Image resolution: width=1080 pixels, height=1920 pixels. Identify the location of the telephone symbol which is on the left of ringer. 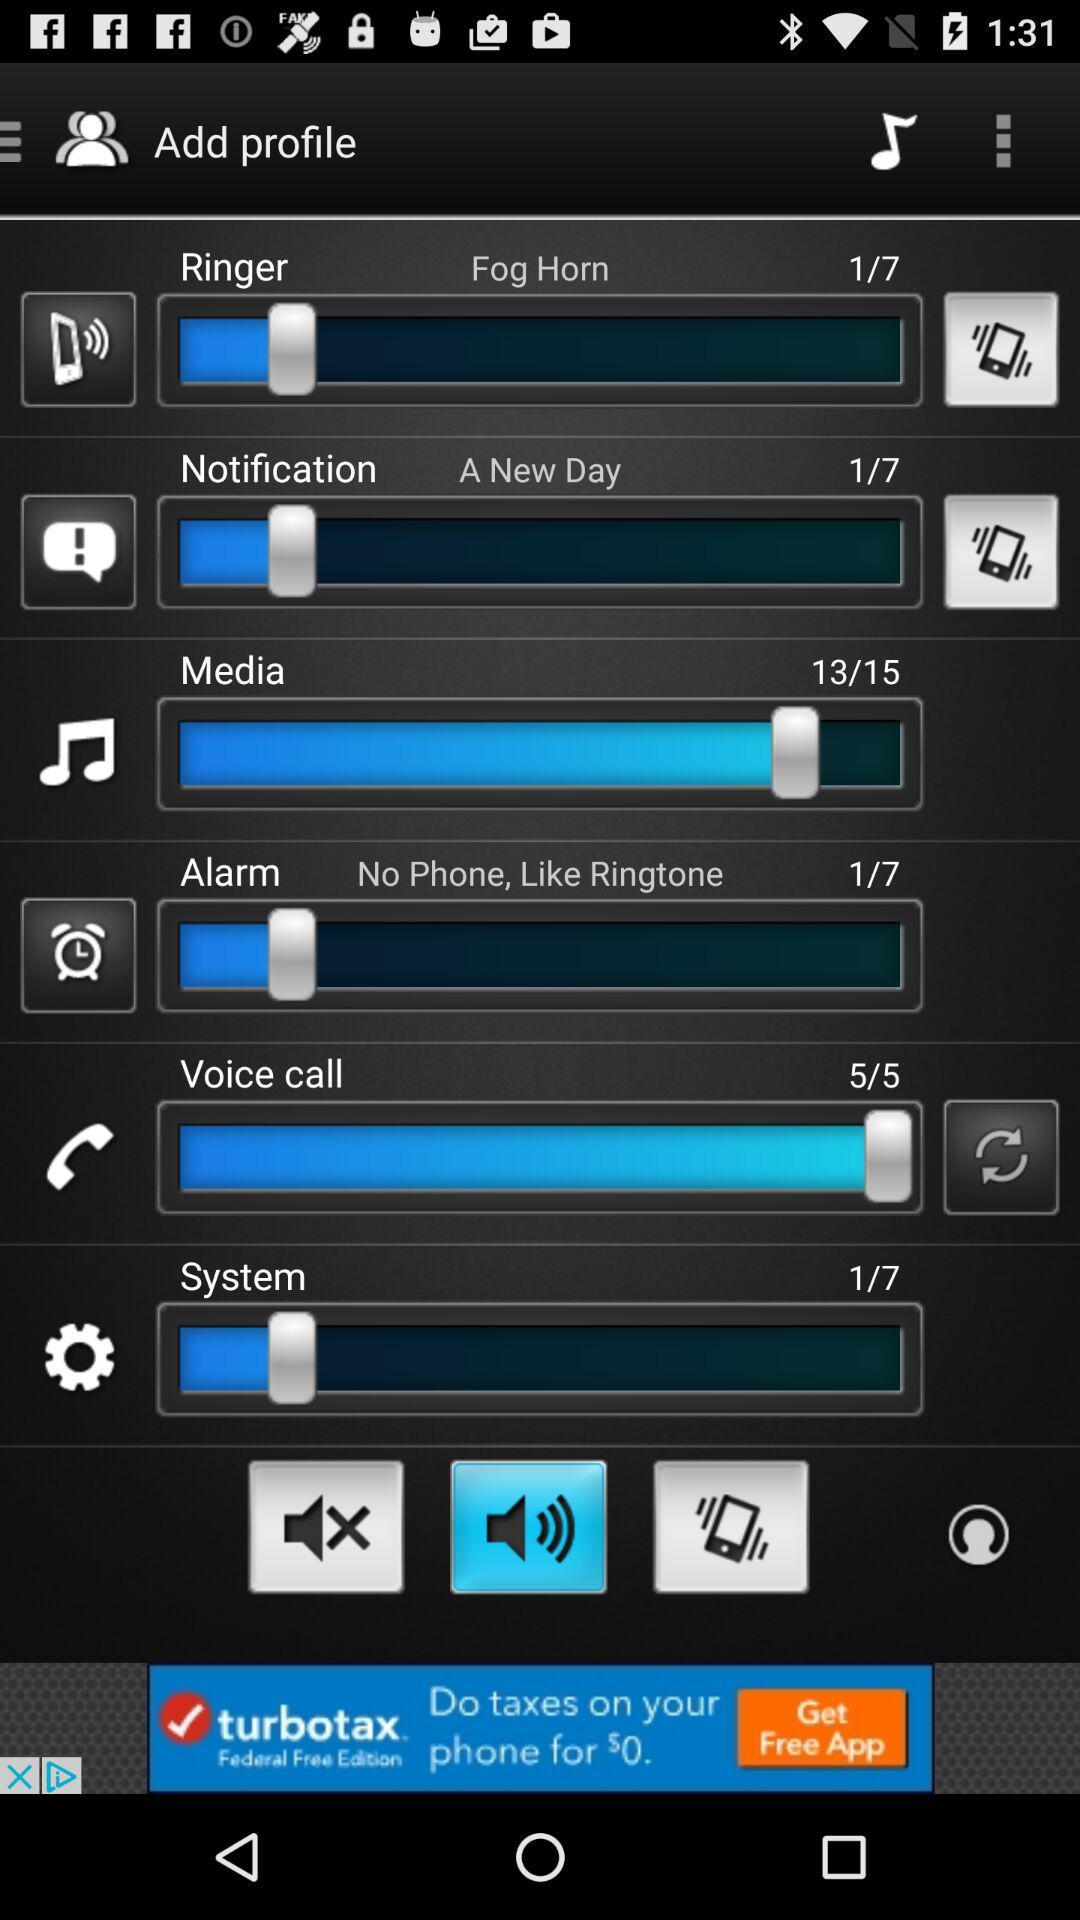
(77, 349).